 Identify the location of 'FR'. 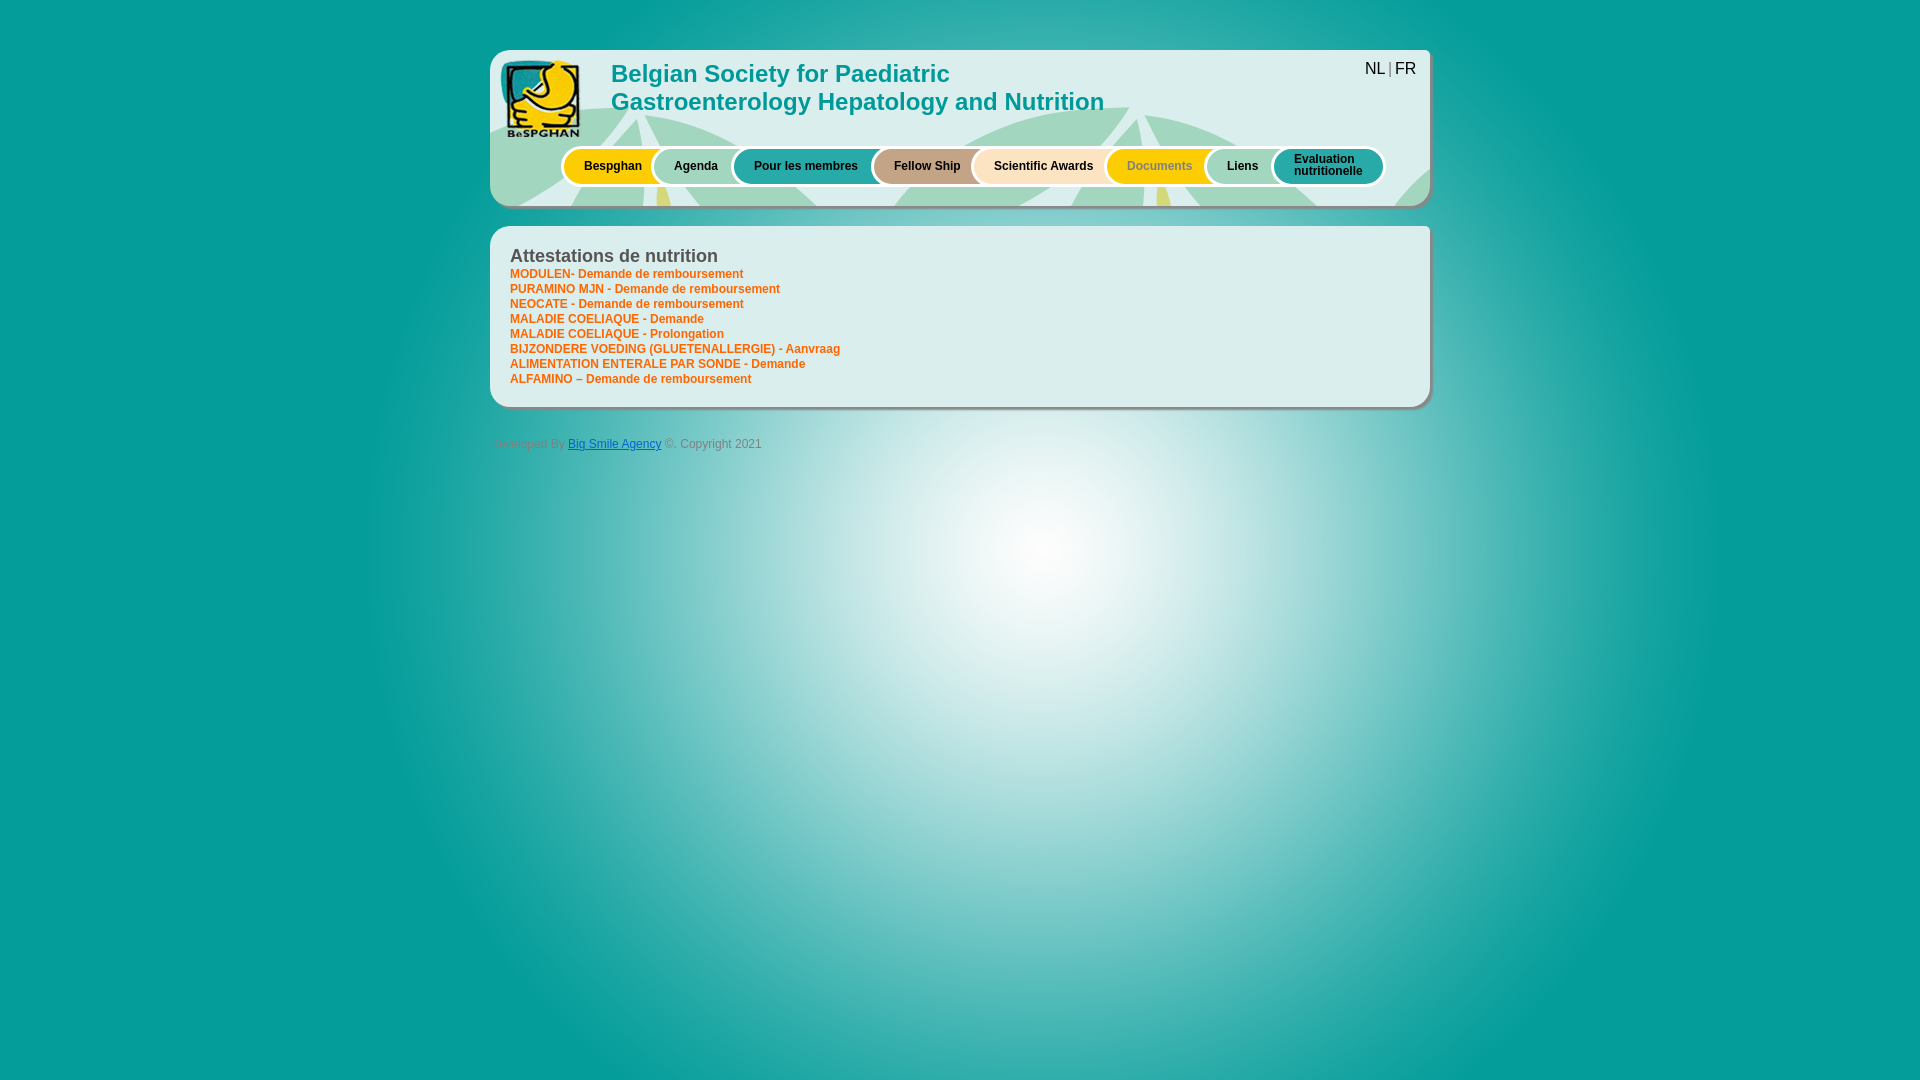
(1404, 67).